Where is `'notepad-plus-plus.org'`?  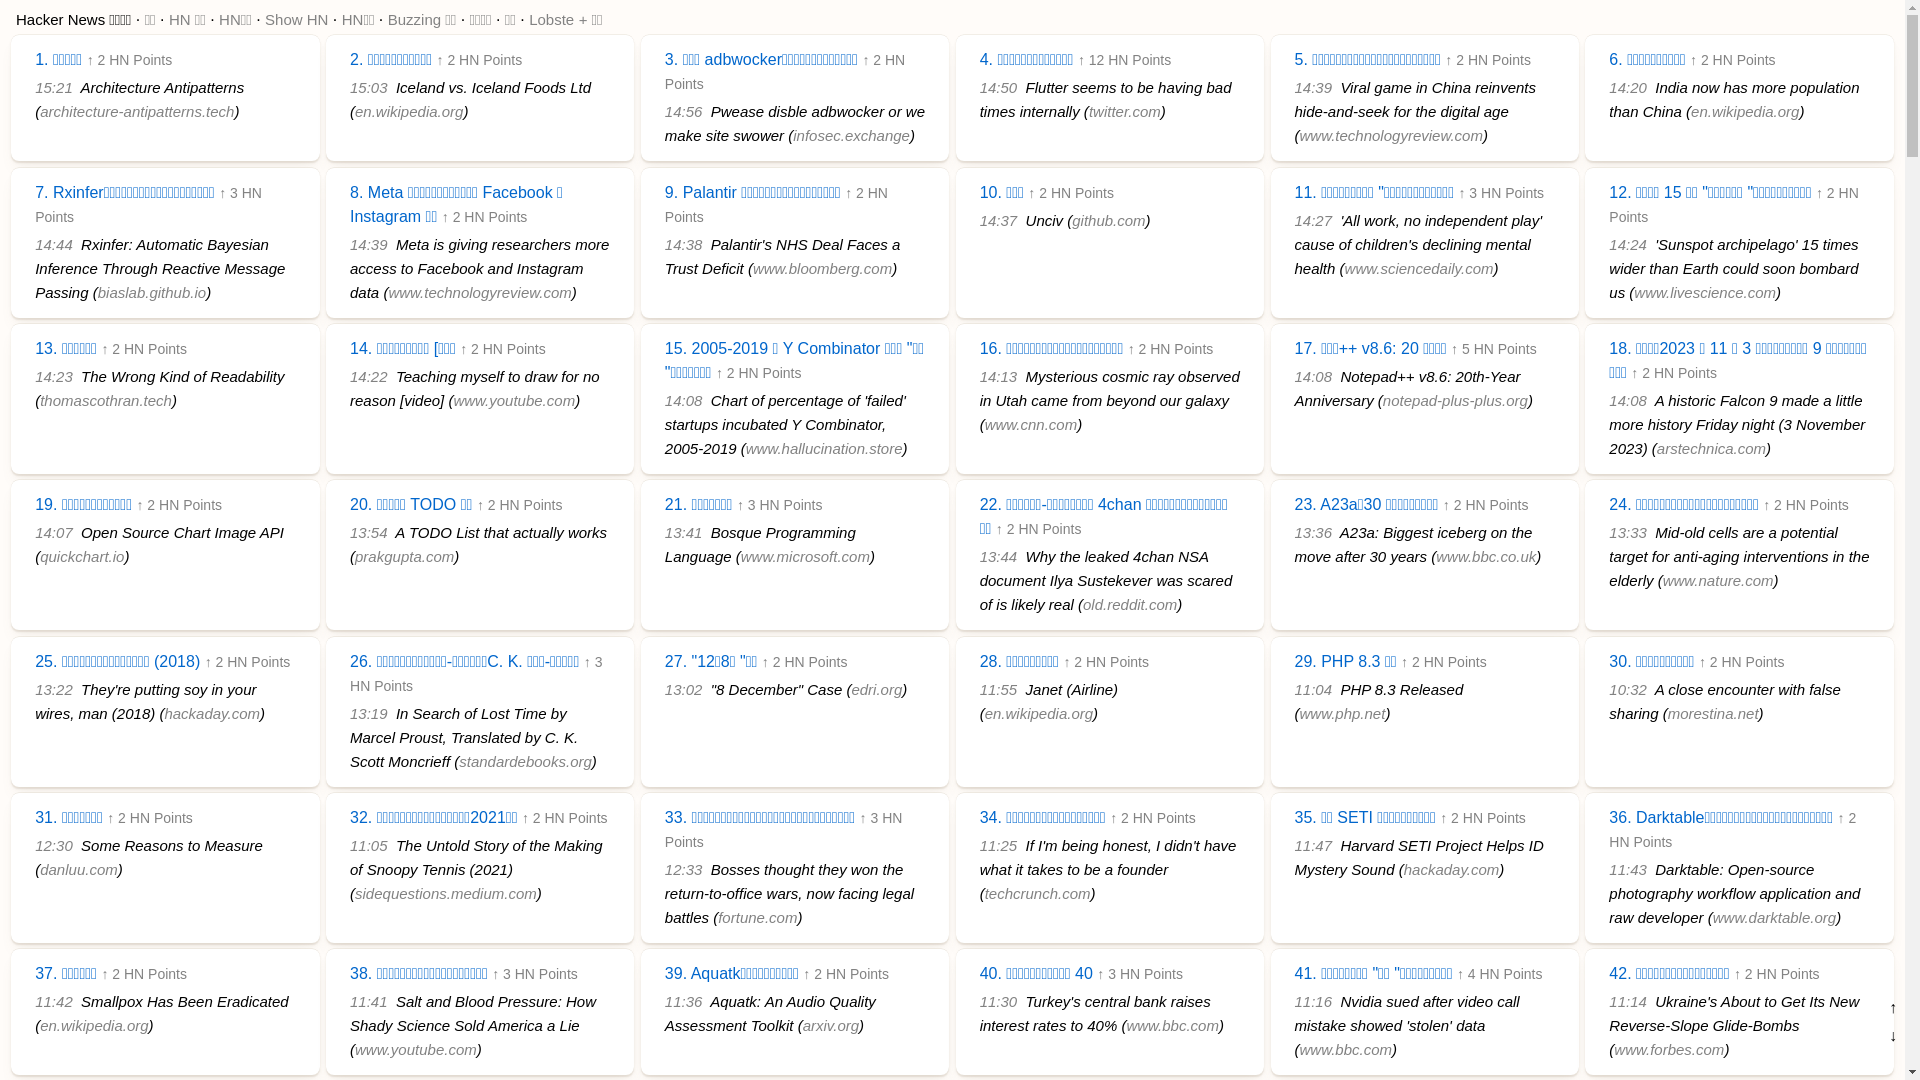
'notepad-plus-plus.org' is located at coordinates (1455, 400).